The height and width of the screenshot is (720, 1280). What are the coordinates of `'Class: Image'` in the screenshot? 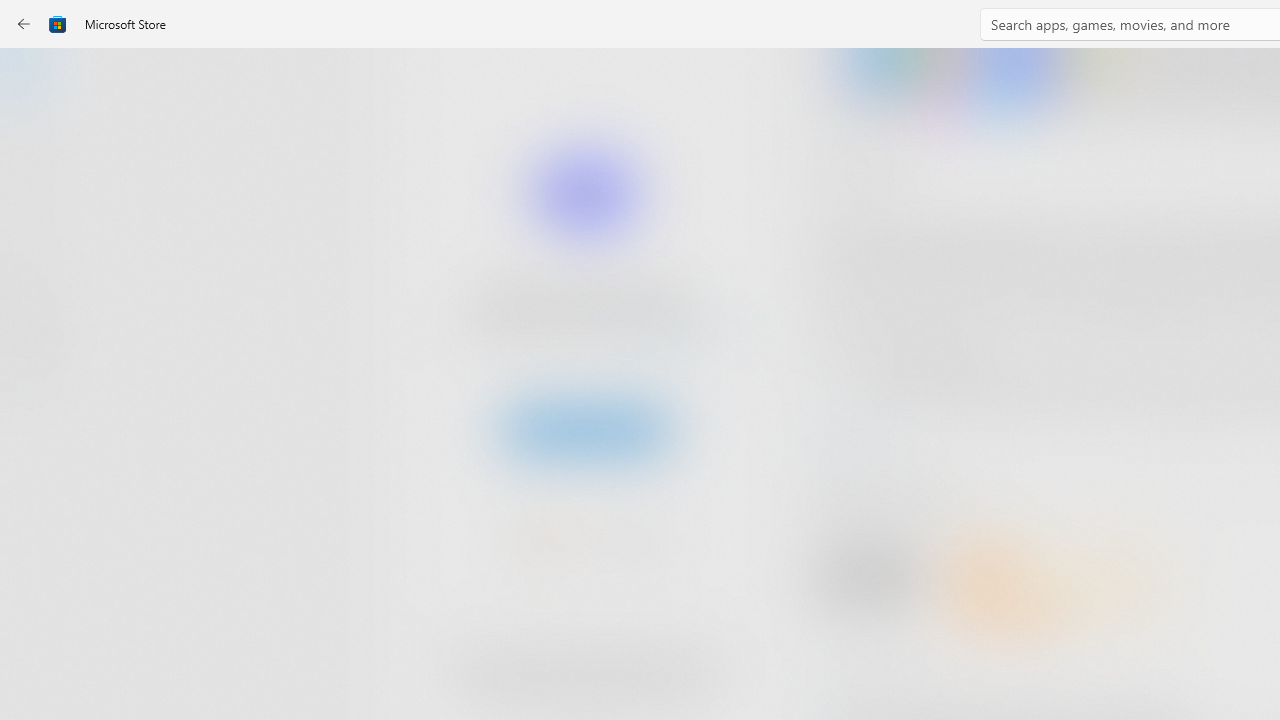 It's located at (58, 24).